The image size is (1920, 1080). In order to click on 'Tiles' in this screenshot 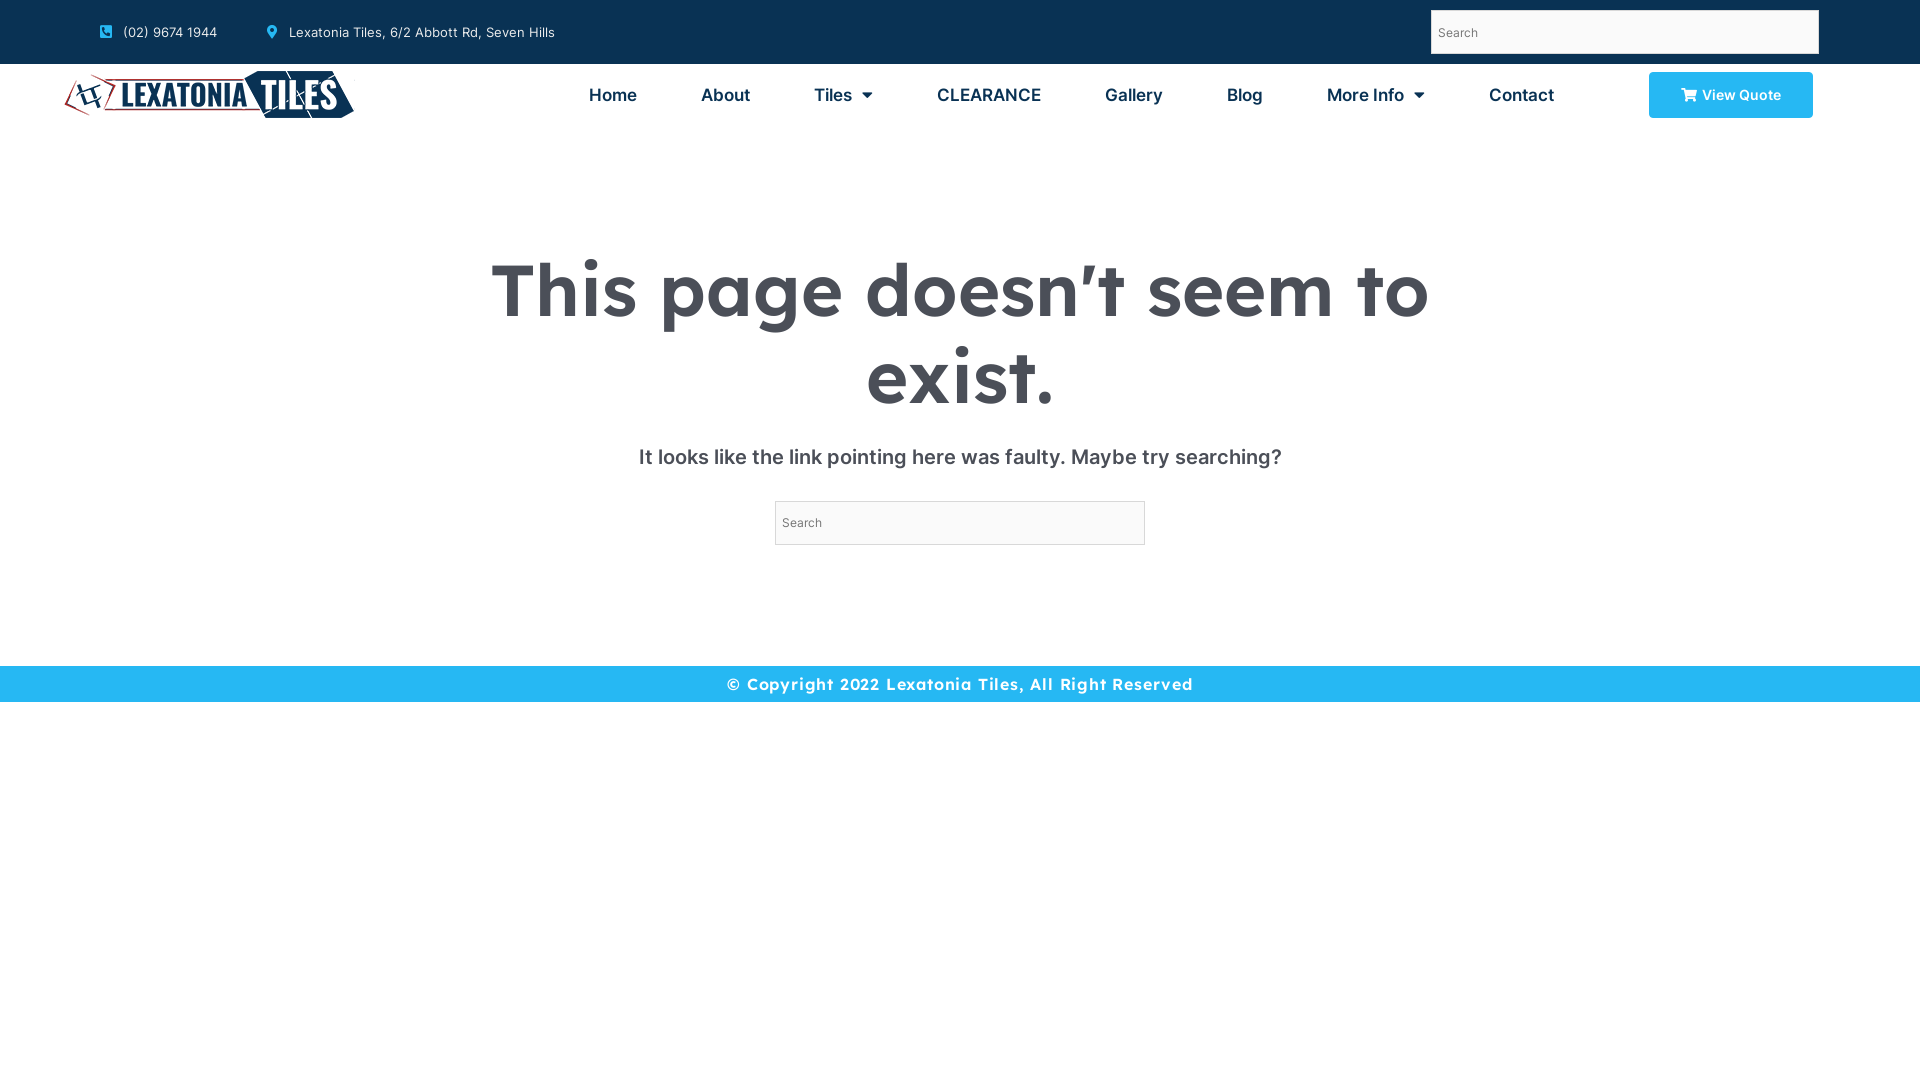, I will do `click(843, 95)`.